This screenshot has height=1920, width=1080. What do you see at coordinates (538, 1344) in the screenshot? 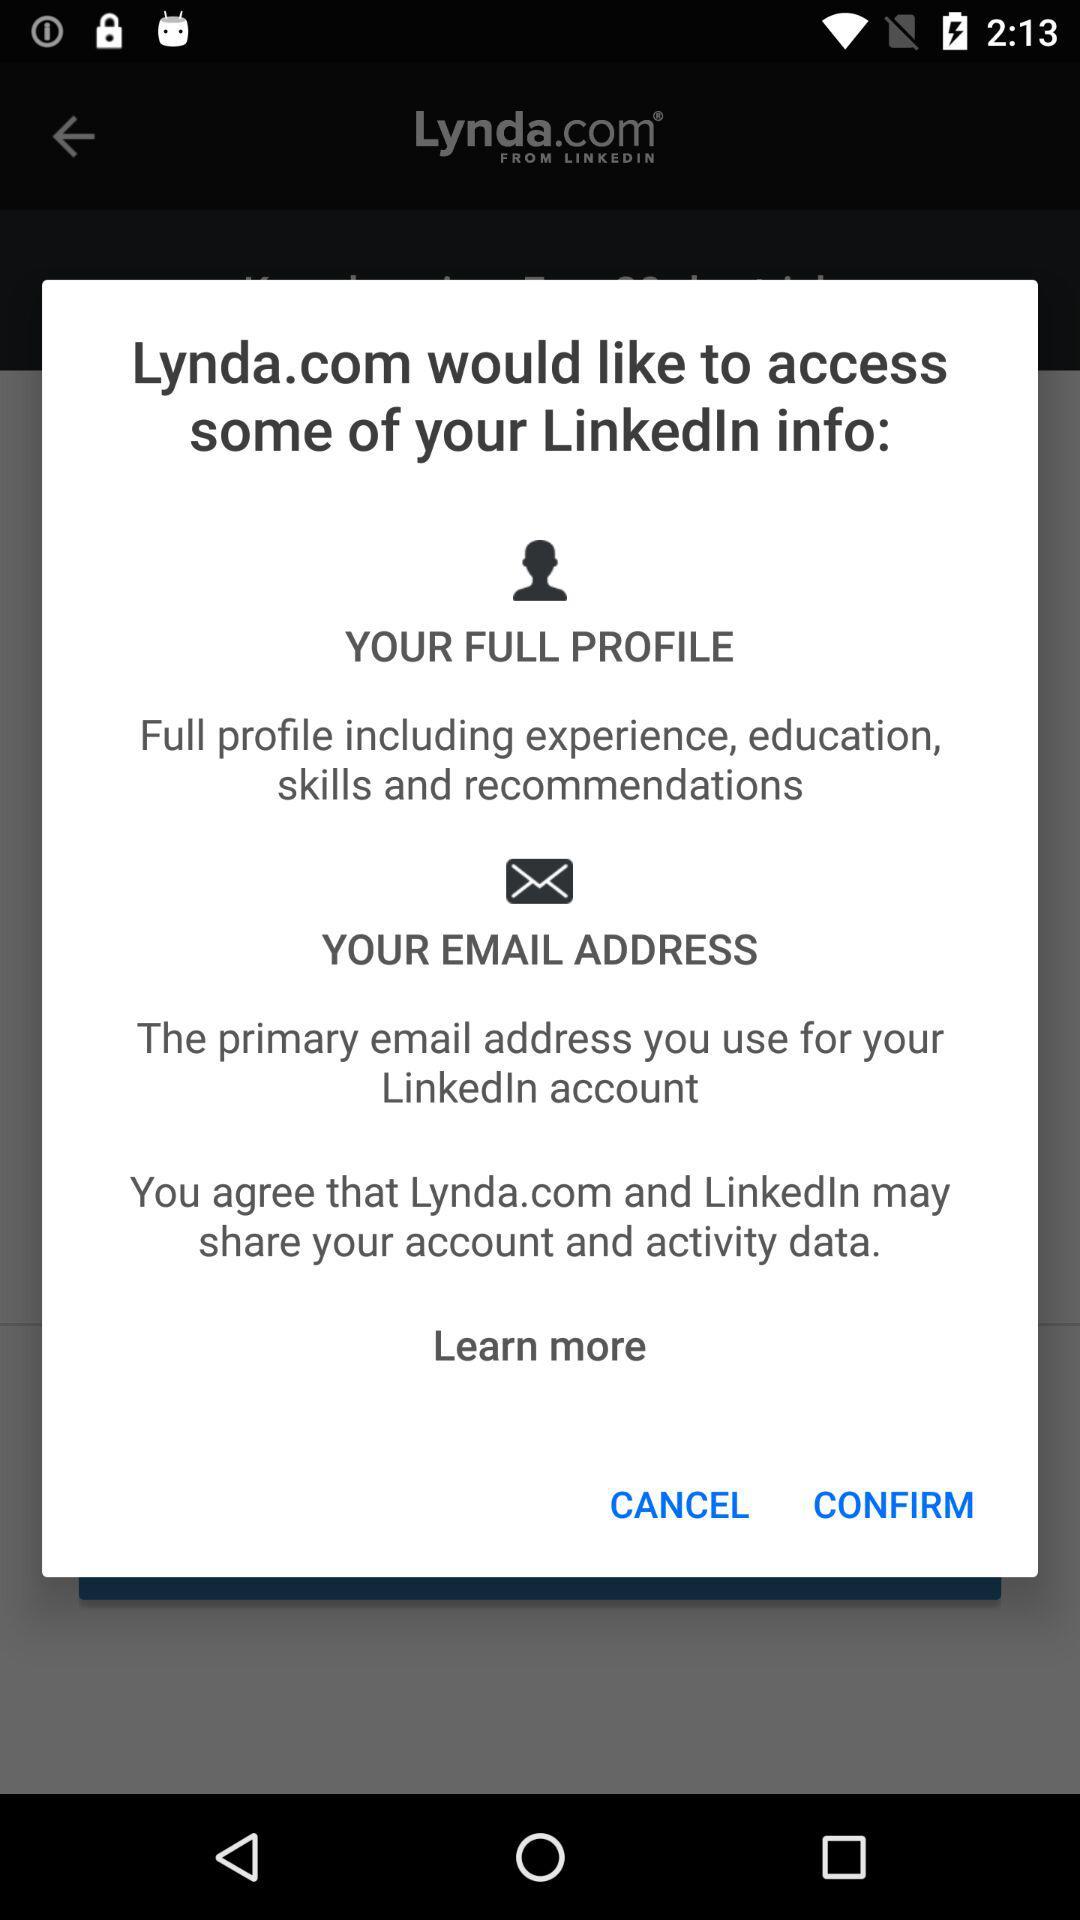
I see `icon below the you agree that item` at bounding box center [538, 1344].